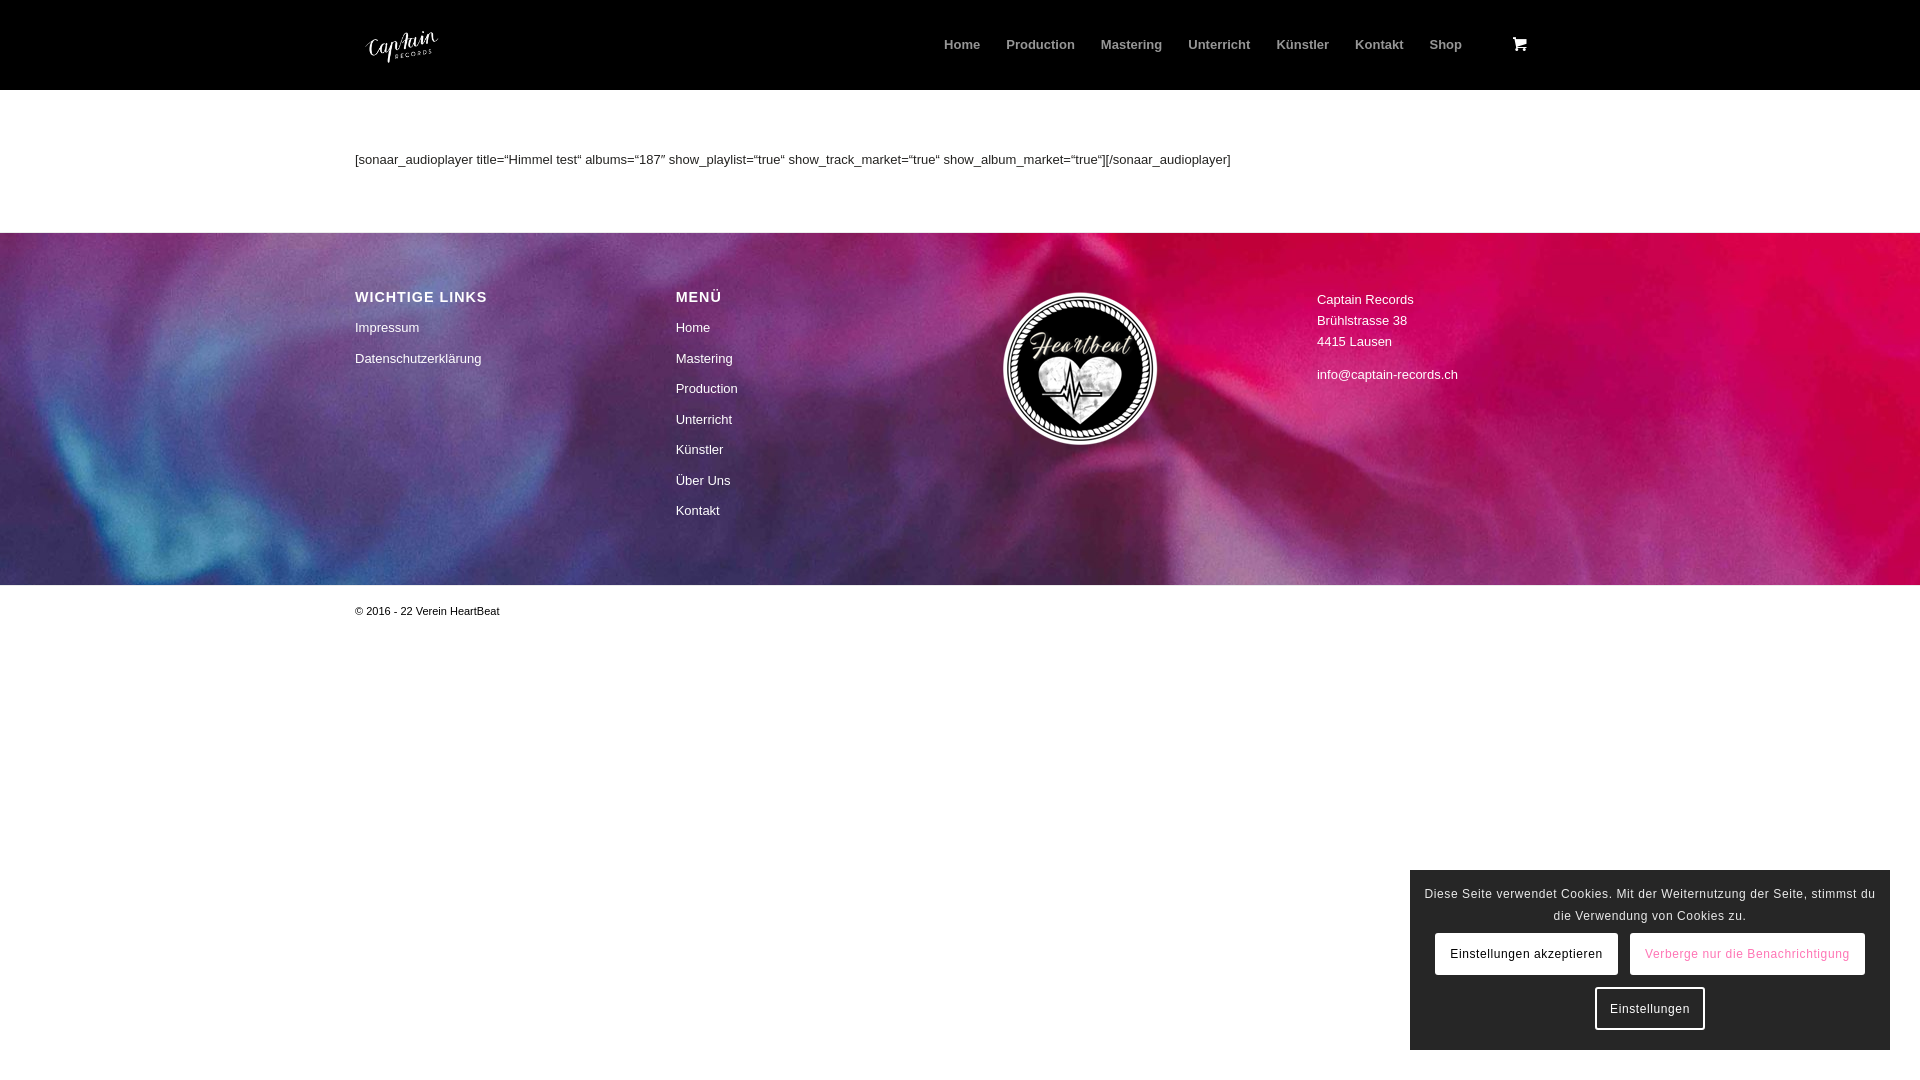 The width and height of the screenshot is (1920, 1080). What do you see at coordinates (1434, 952) in the screenshot?
I see `'Einstellungen akzeptieren'` at bounding box center [1434, 952].